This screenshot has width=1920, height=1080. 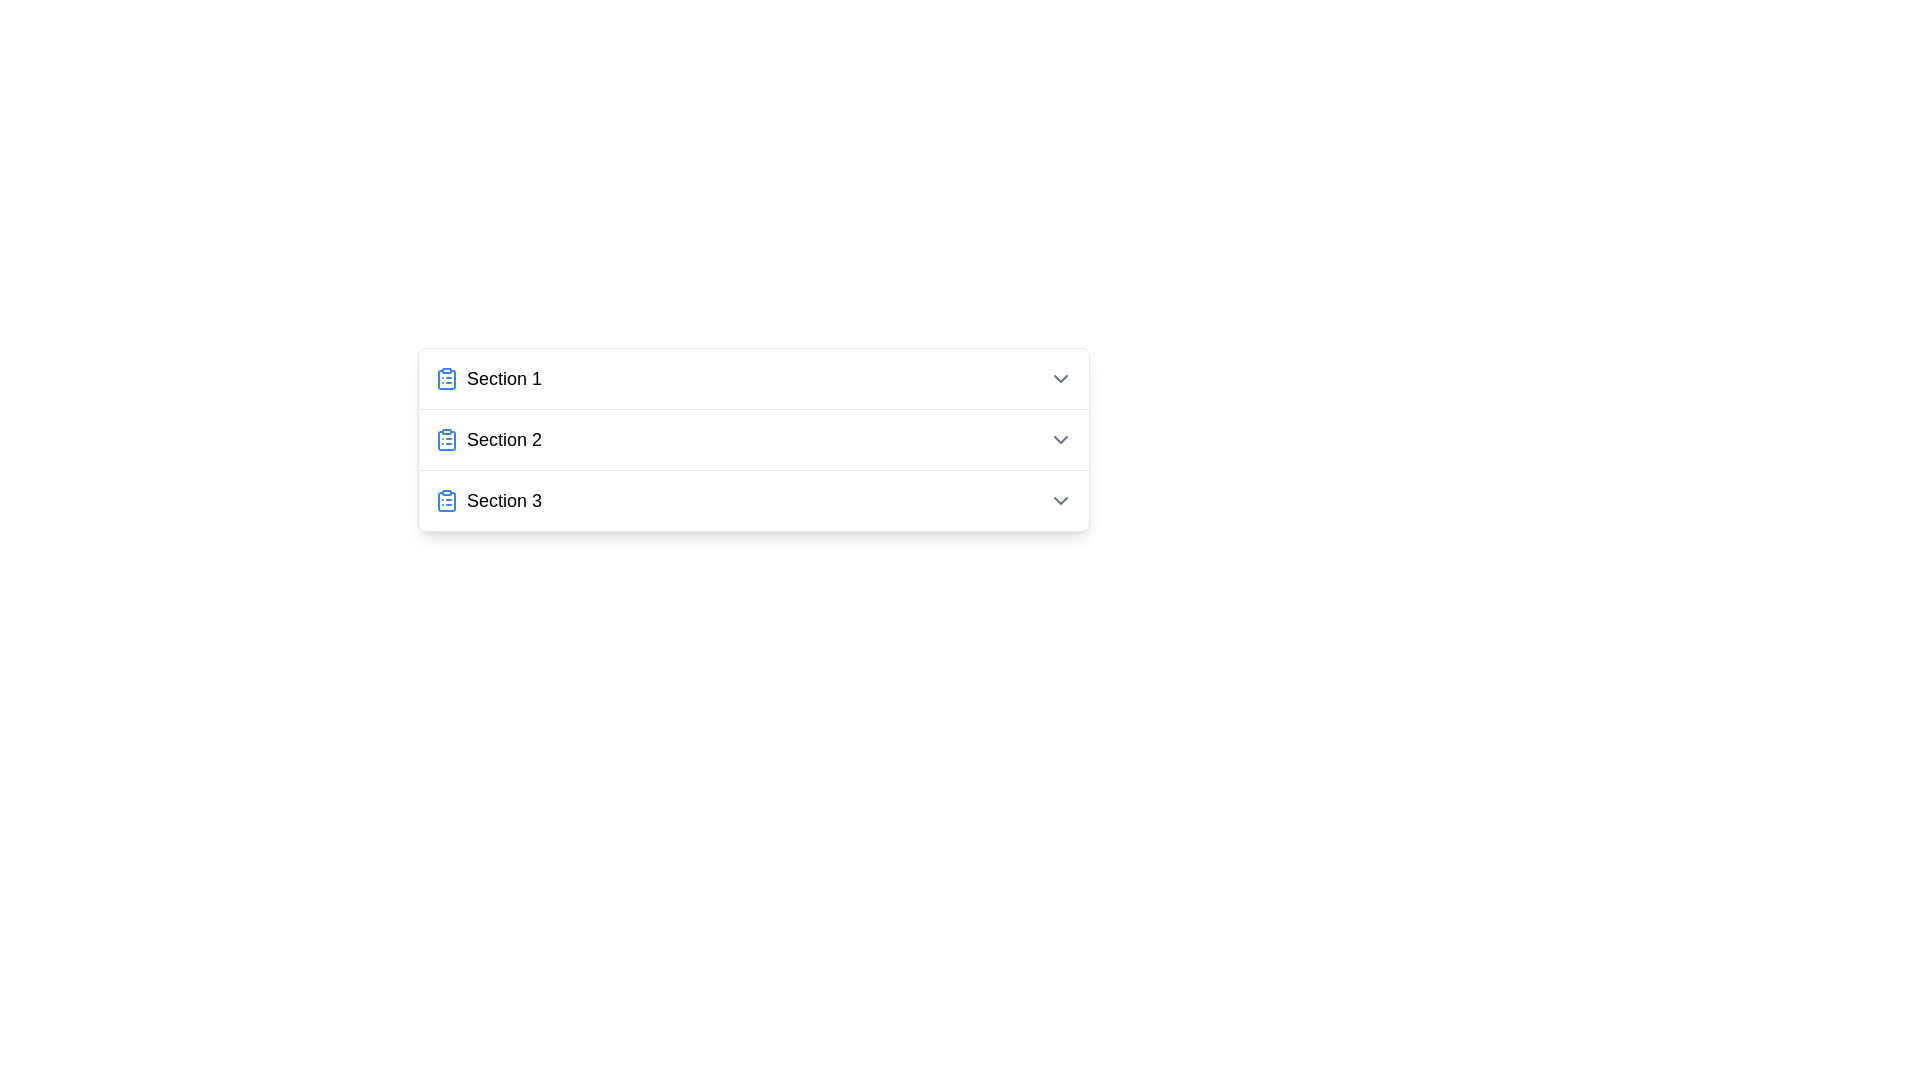 What do you see at coordinates (1059, 438) in the screenshot?
I see `the Dropdown icon (chevron) located to the far right of the row for 'Section 2'` at bounding box center [1059, 438].